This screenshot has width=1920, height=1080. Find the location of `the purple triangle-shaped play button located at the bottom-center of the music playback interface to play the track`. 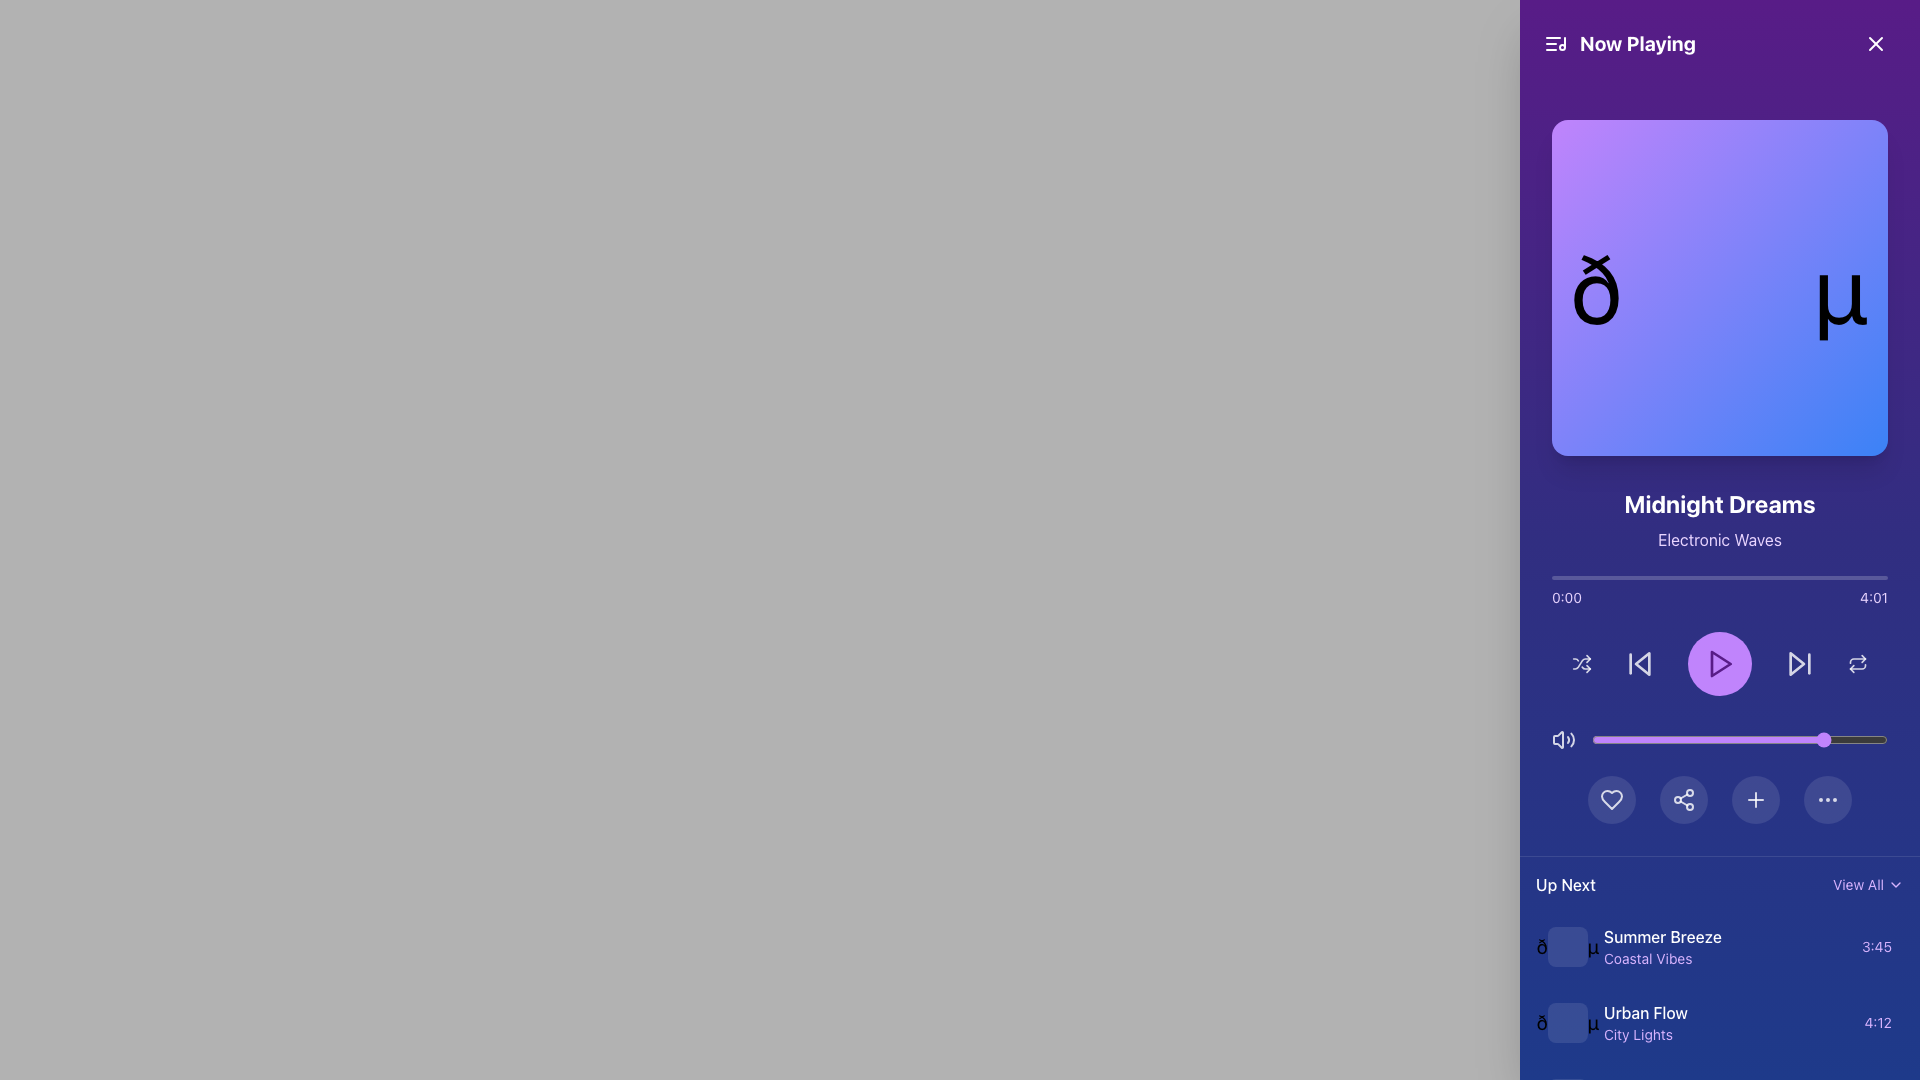

the purple triangle-shaped play button located at the bottom-center of the music playback interface to play the track is located at coordinates (1720, 663).